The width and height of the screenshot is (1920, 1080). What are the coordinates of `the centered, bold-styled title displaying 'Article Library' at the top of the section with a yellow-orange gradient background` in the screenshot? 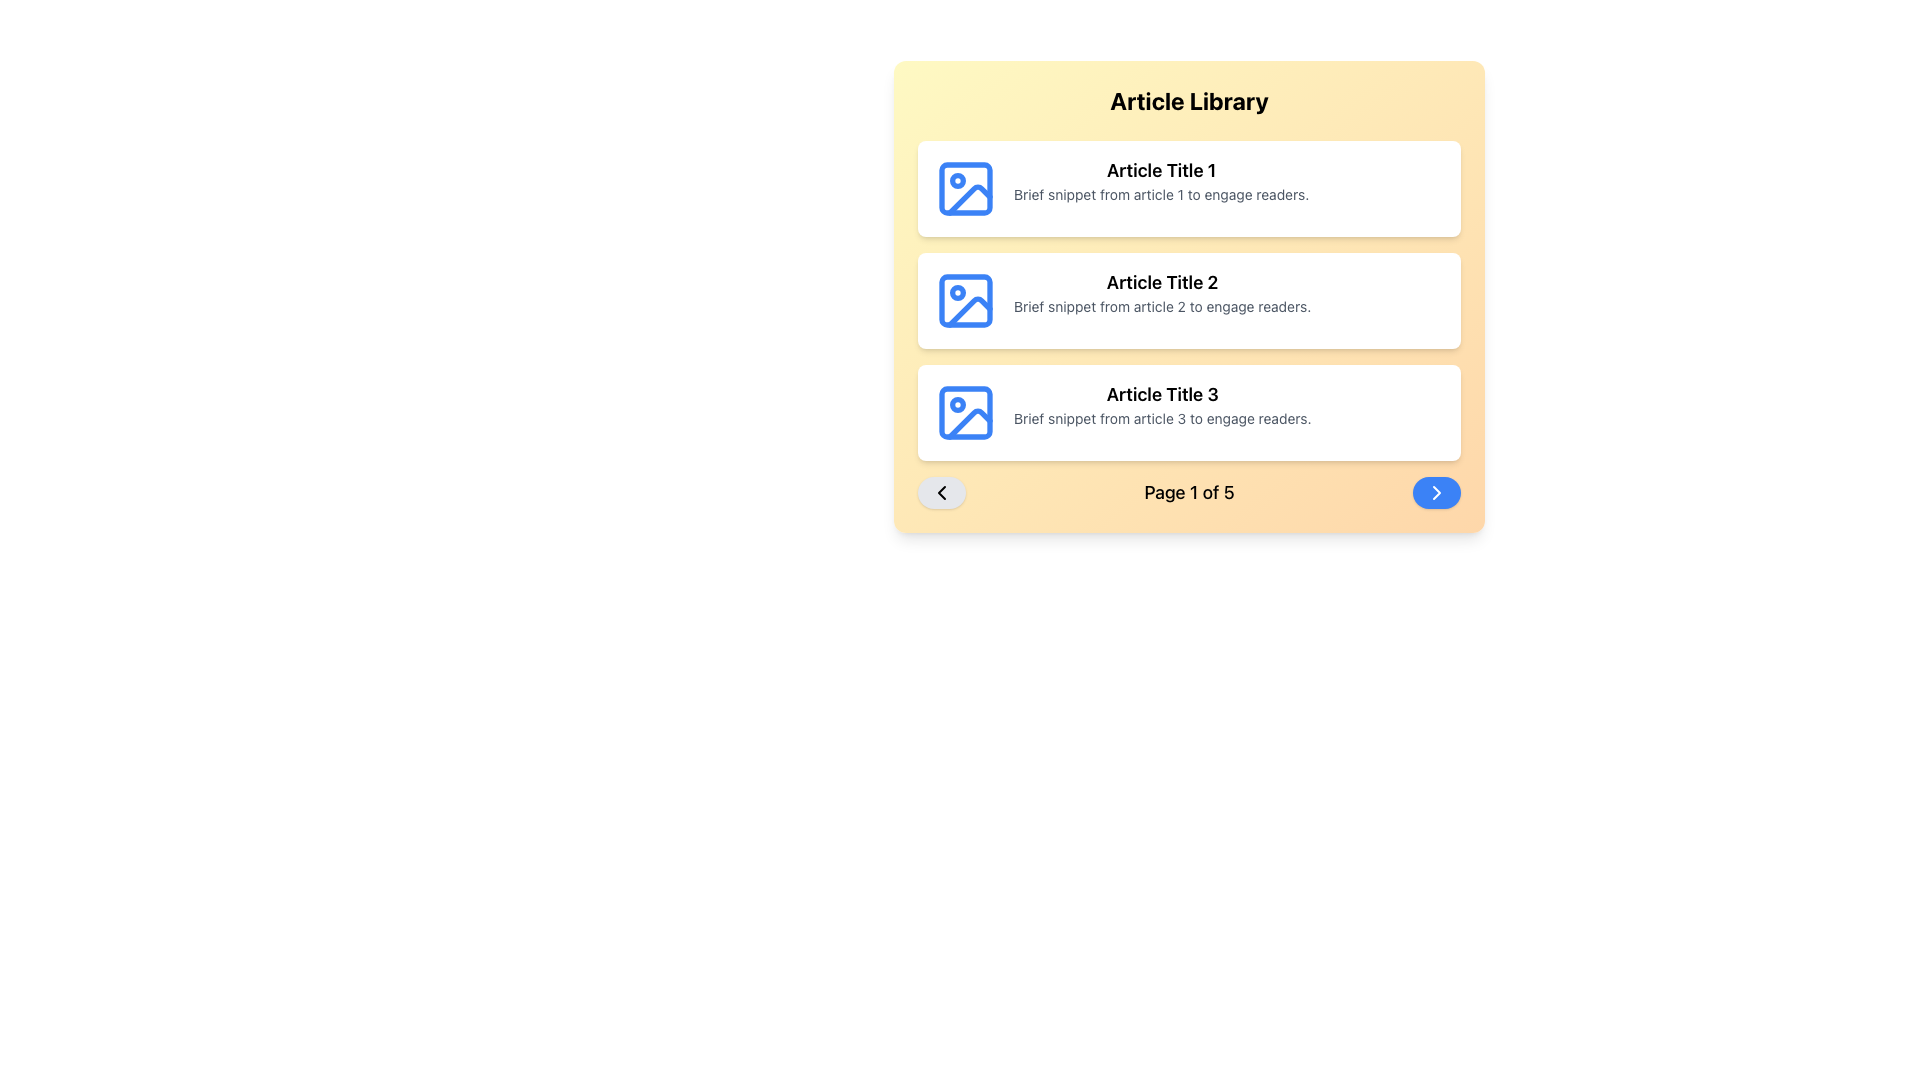 It's located at (1189, 100).